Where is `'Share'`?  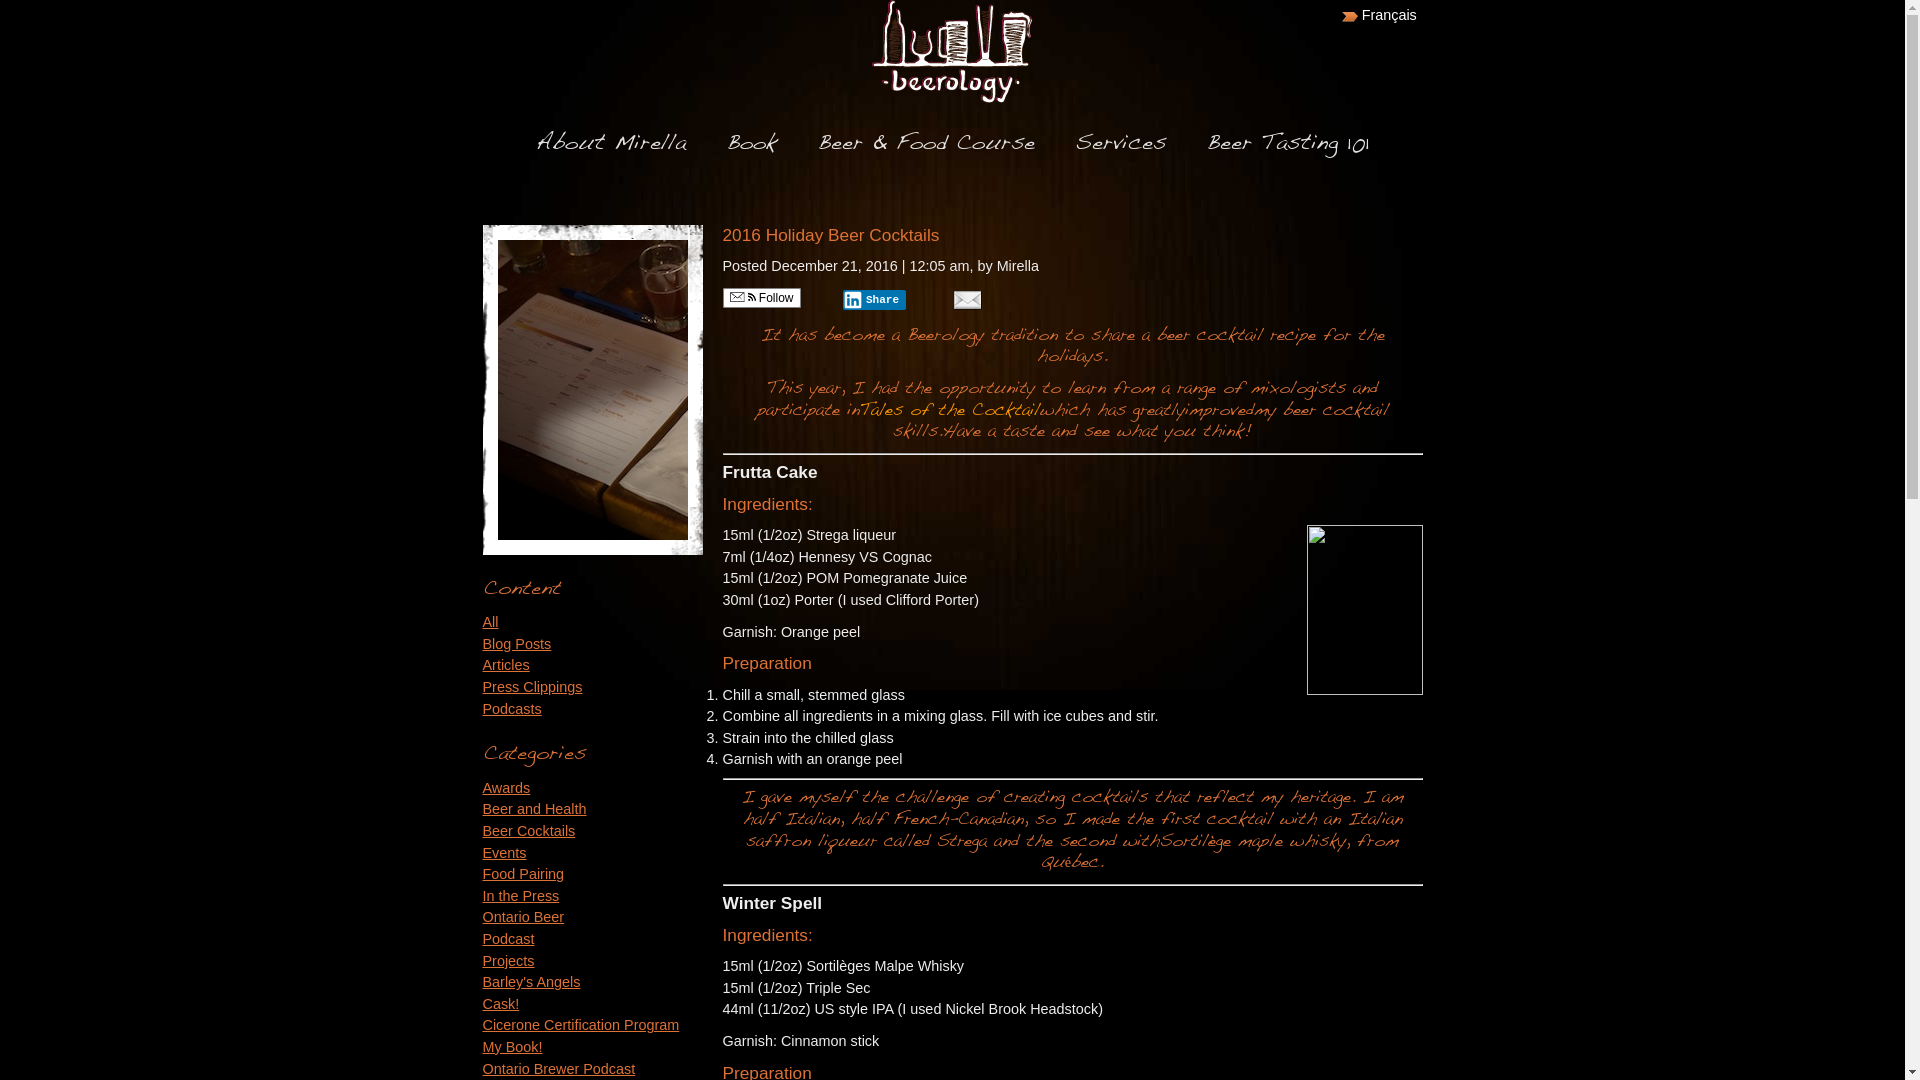
'Share' is located at coordinates (841, 300).